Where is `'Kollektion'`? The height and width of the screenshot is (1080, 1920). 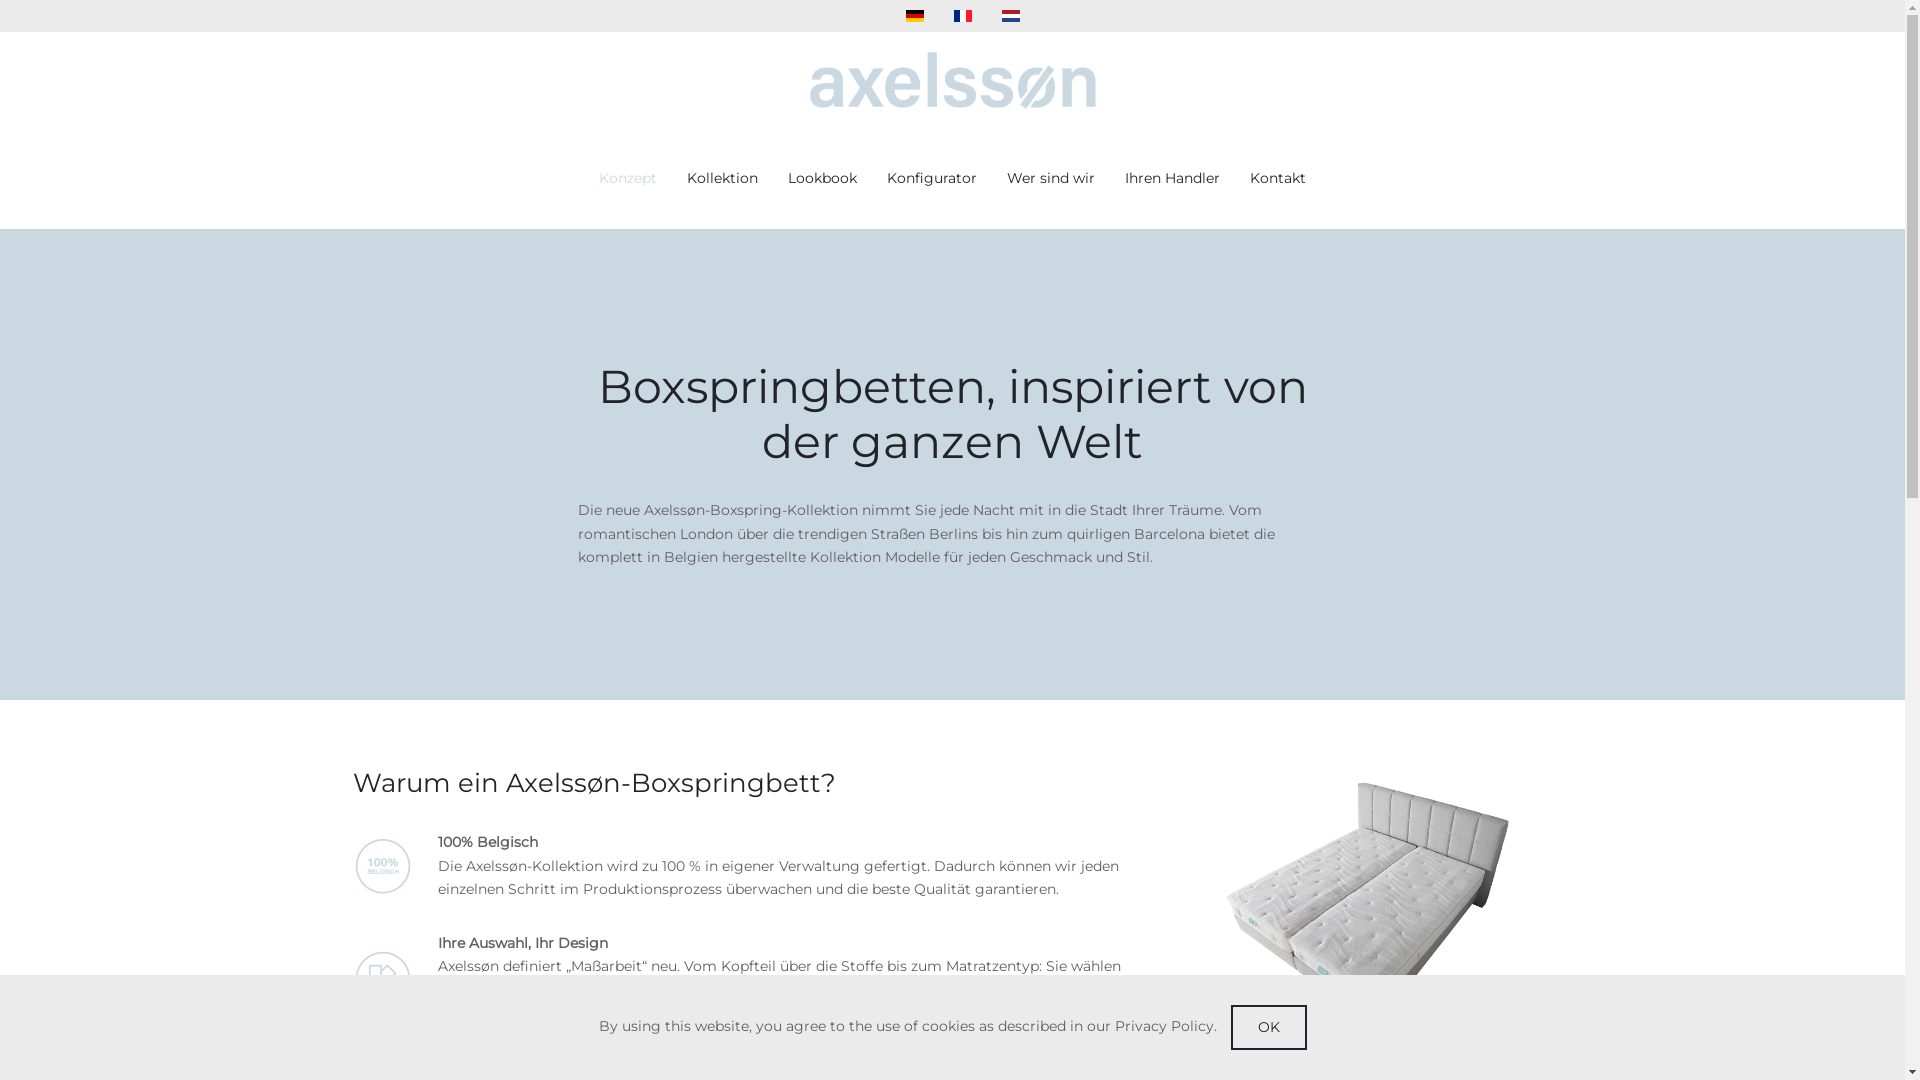 'Kollektion' is located at coordinates (721, 177).